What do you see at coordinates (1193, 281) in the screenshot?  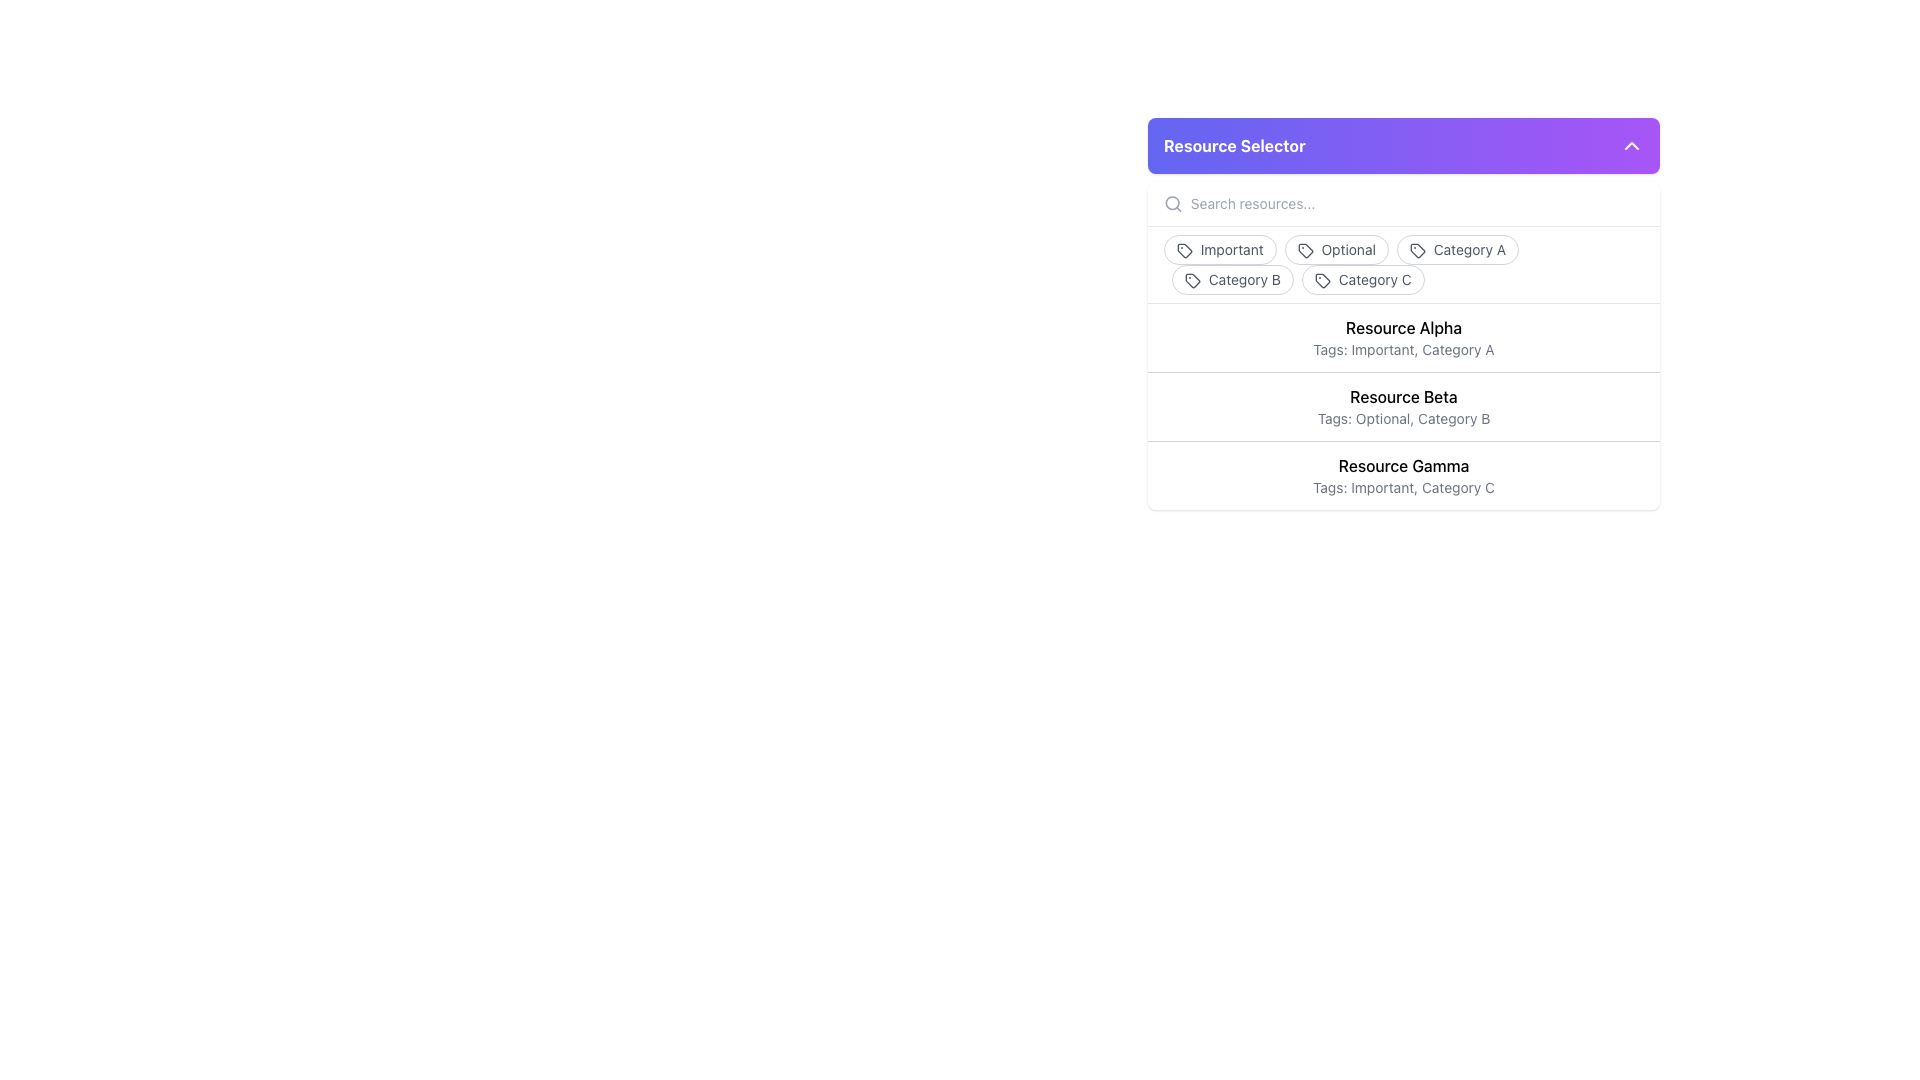 I see `the appearance of the icon representing the 'Category B' tag located in the tag list section of the interface` at bounding box center [1193, 281].